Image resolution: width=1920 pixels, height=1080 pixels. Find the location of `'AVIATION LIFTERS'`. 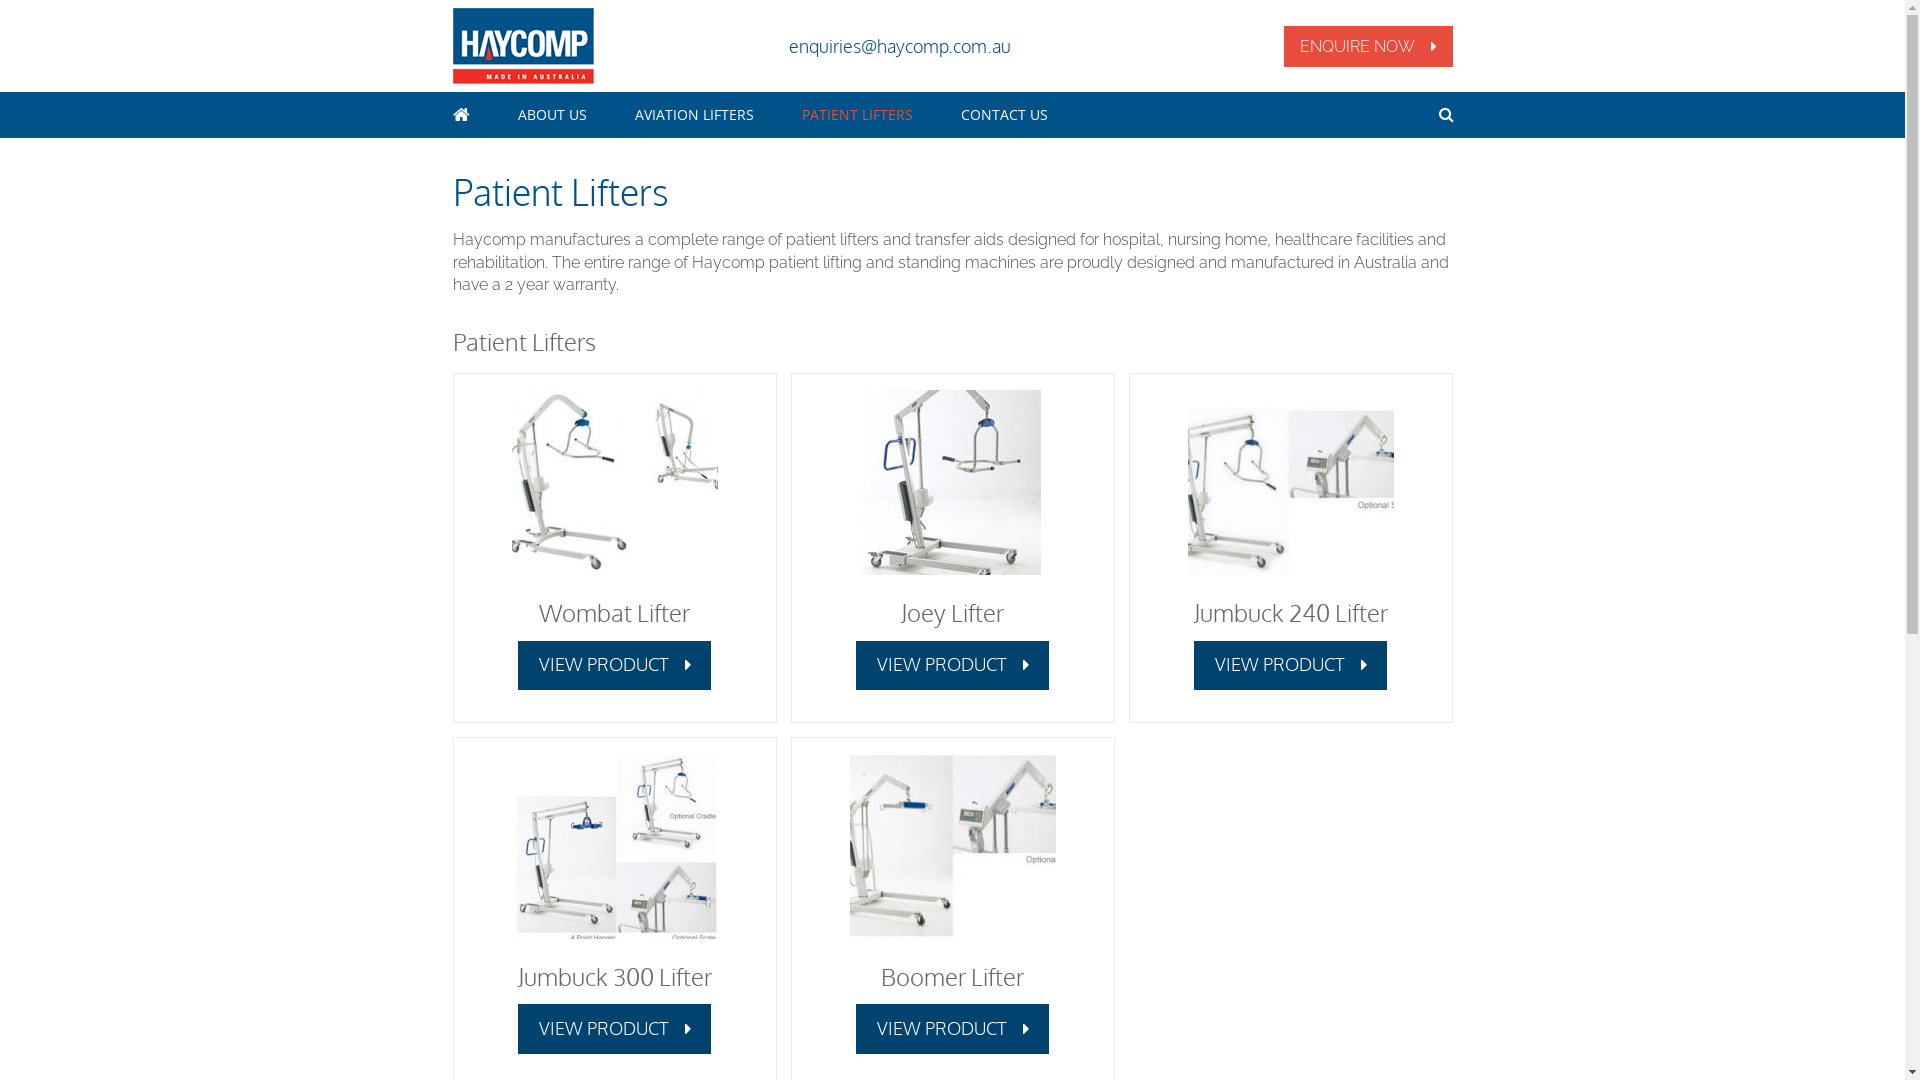

'AVIATION LIFTERS' is located at coordinates (693, 115).